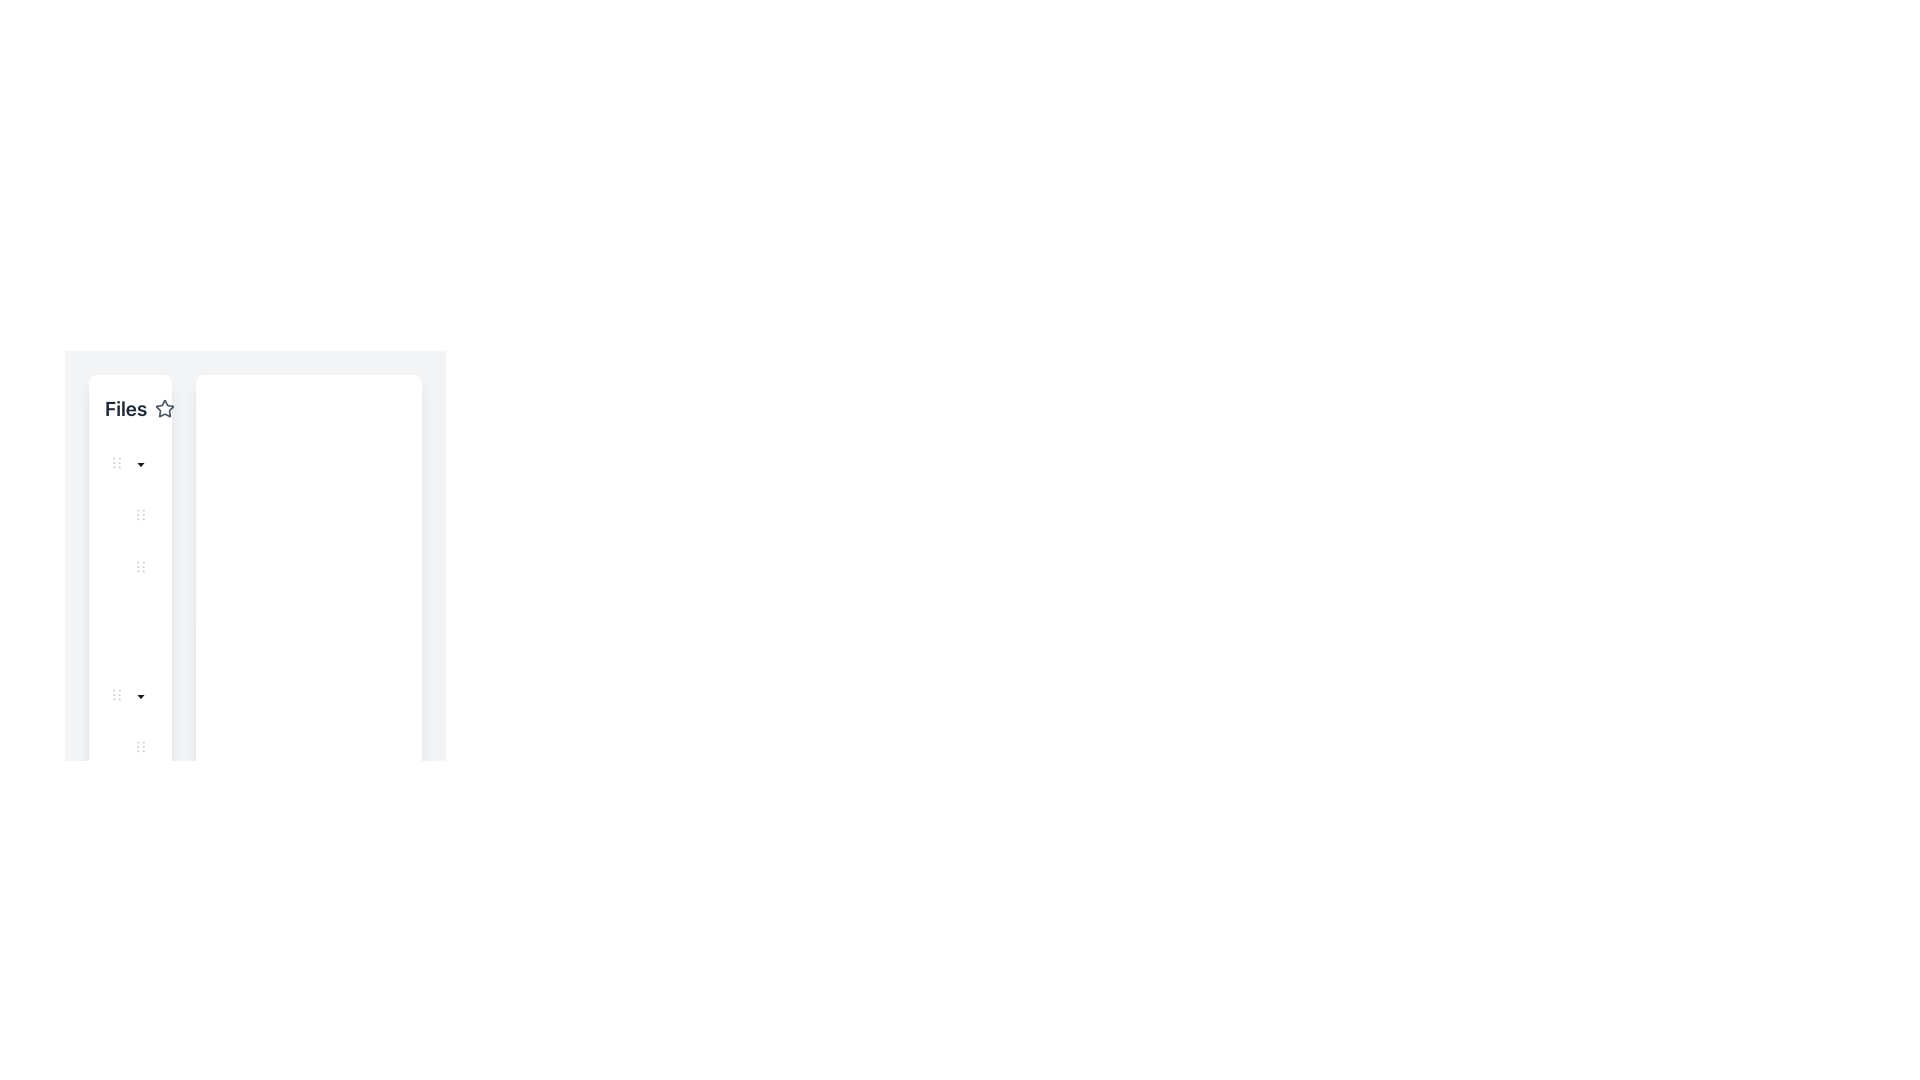  I want to click on the vertically aligned triple-dot icon (drag handle) located, so click(139, 514).